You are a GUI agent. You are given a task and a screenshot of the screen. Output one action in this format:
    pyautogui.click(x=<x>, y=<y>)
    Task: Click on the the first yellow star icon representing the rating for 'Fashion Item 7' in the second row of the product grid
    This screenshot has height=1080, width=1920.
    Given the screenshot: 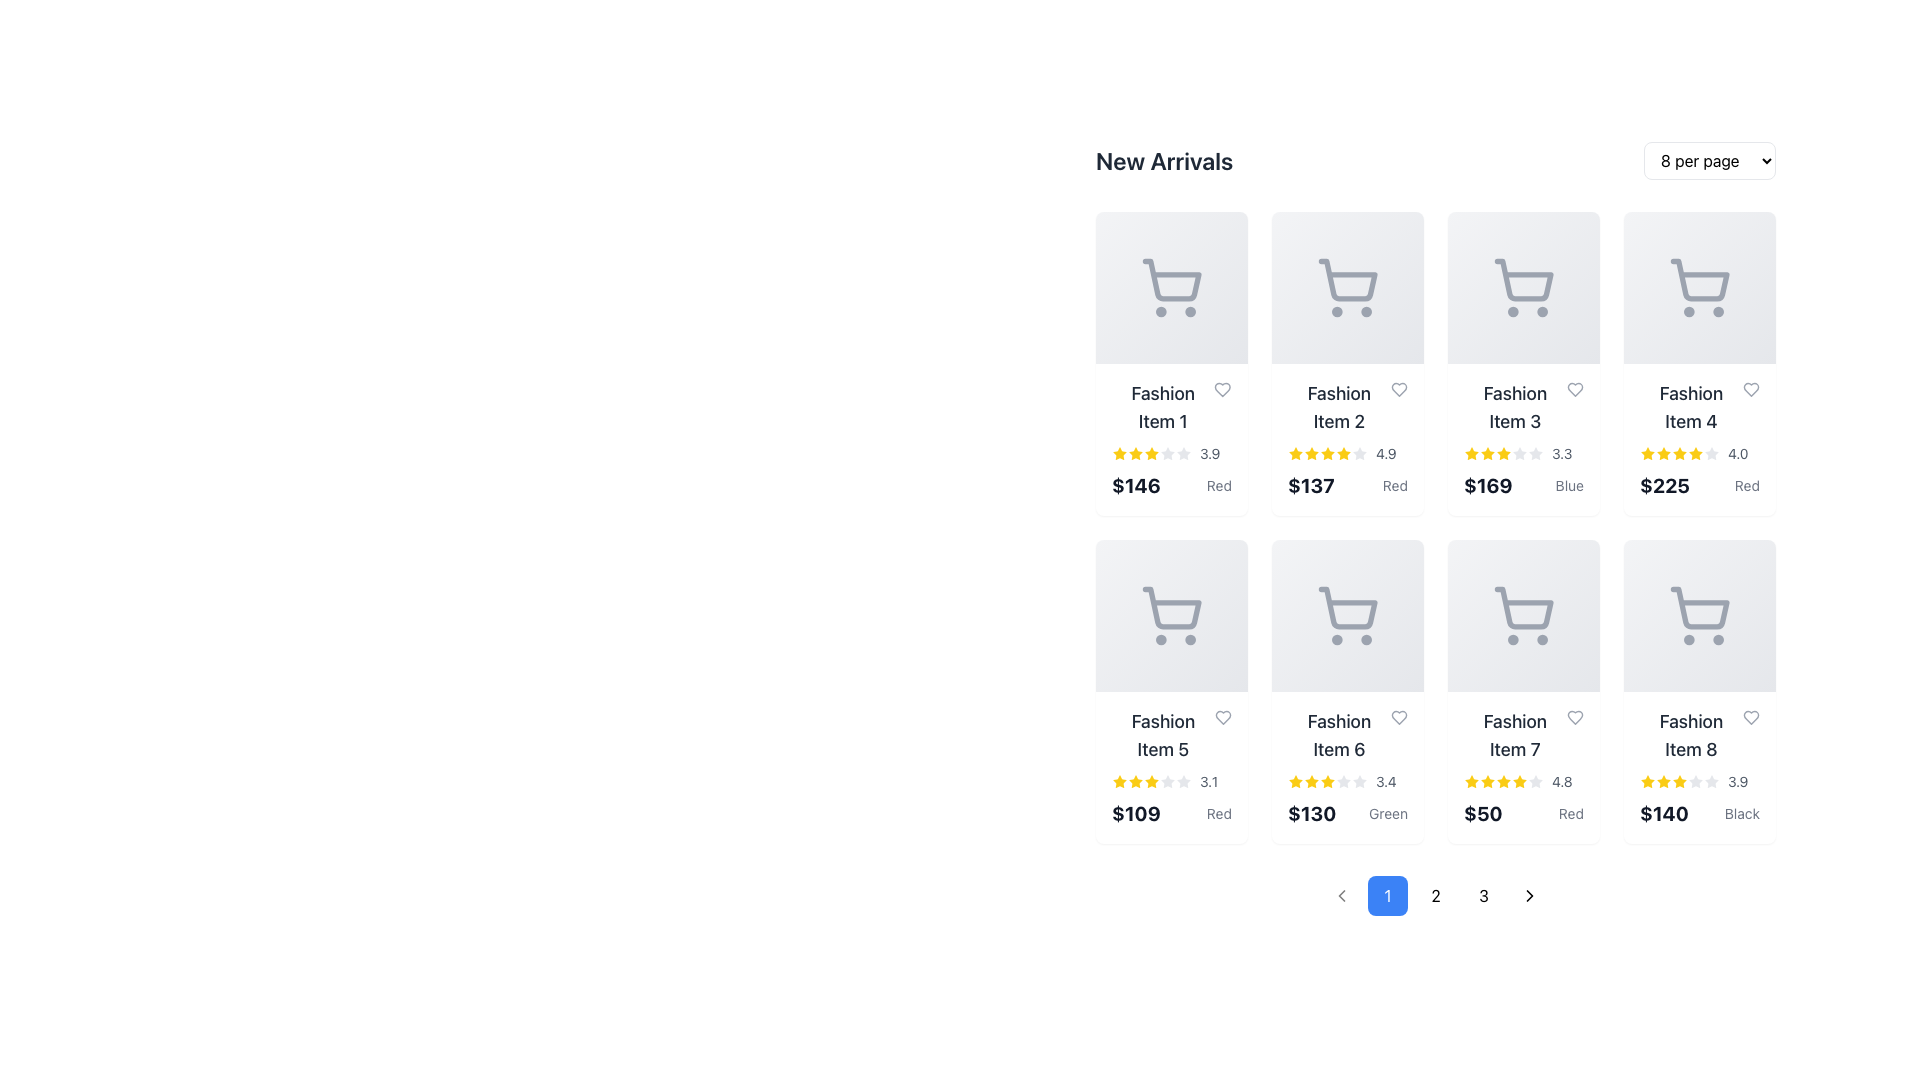 What is the action you would take?
    pyautogui.click(x=1472, y=781)
    